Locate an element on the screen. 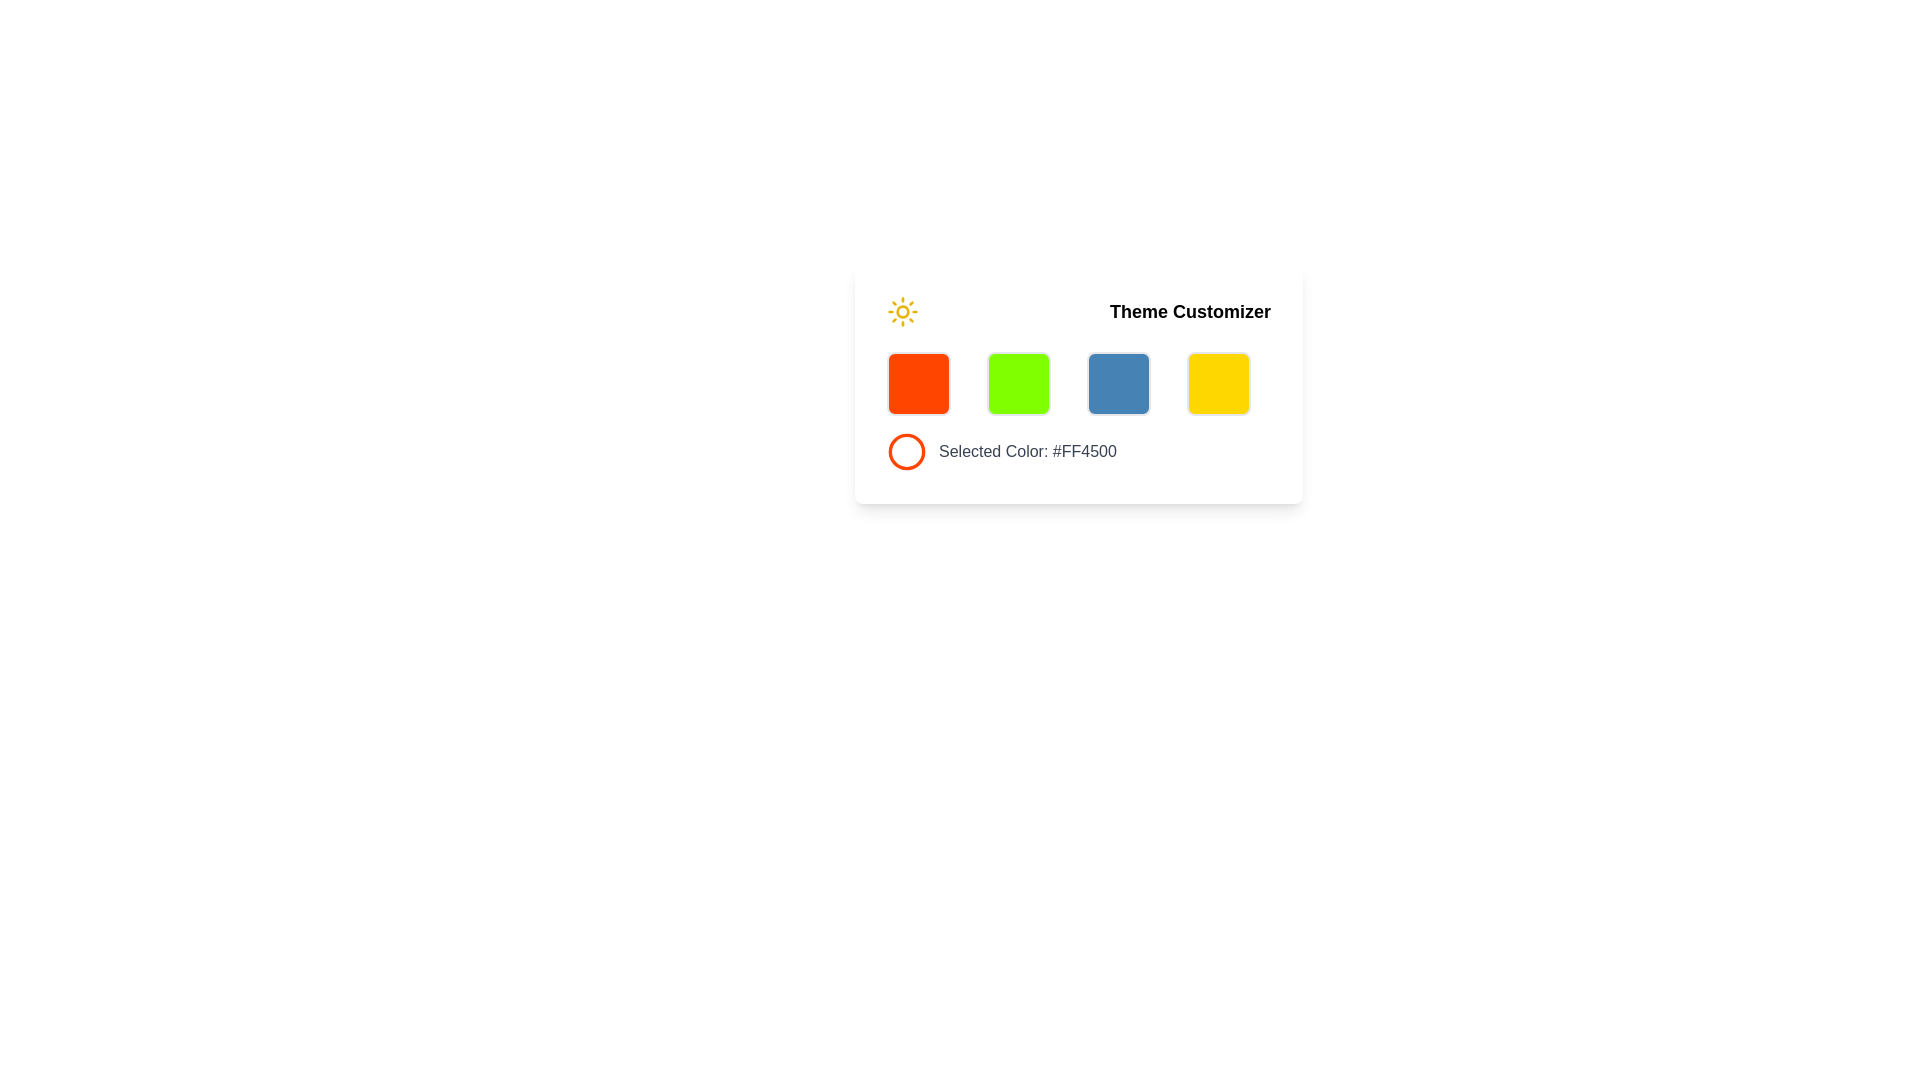 This screenshot has height=1080, width=1920. the informational text element that displays 'Selected Color: #FF4500' with a red circular icon to its left, located beneath the color options in the 'Theme Customizer' section is located at coordinates (1078, 451).